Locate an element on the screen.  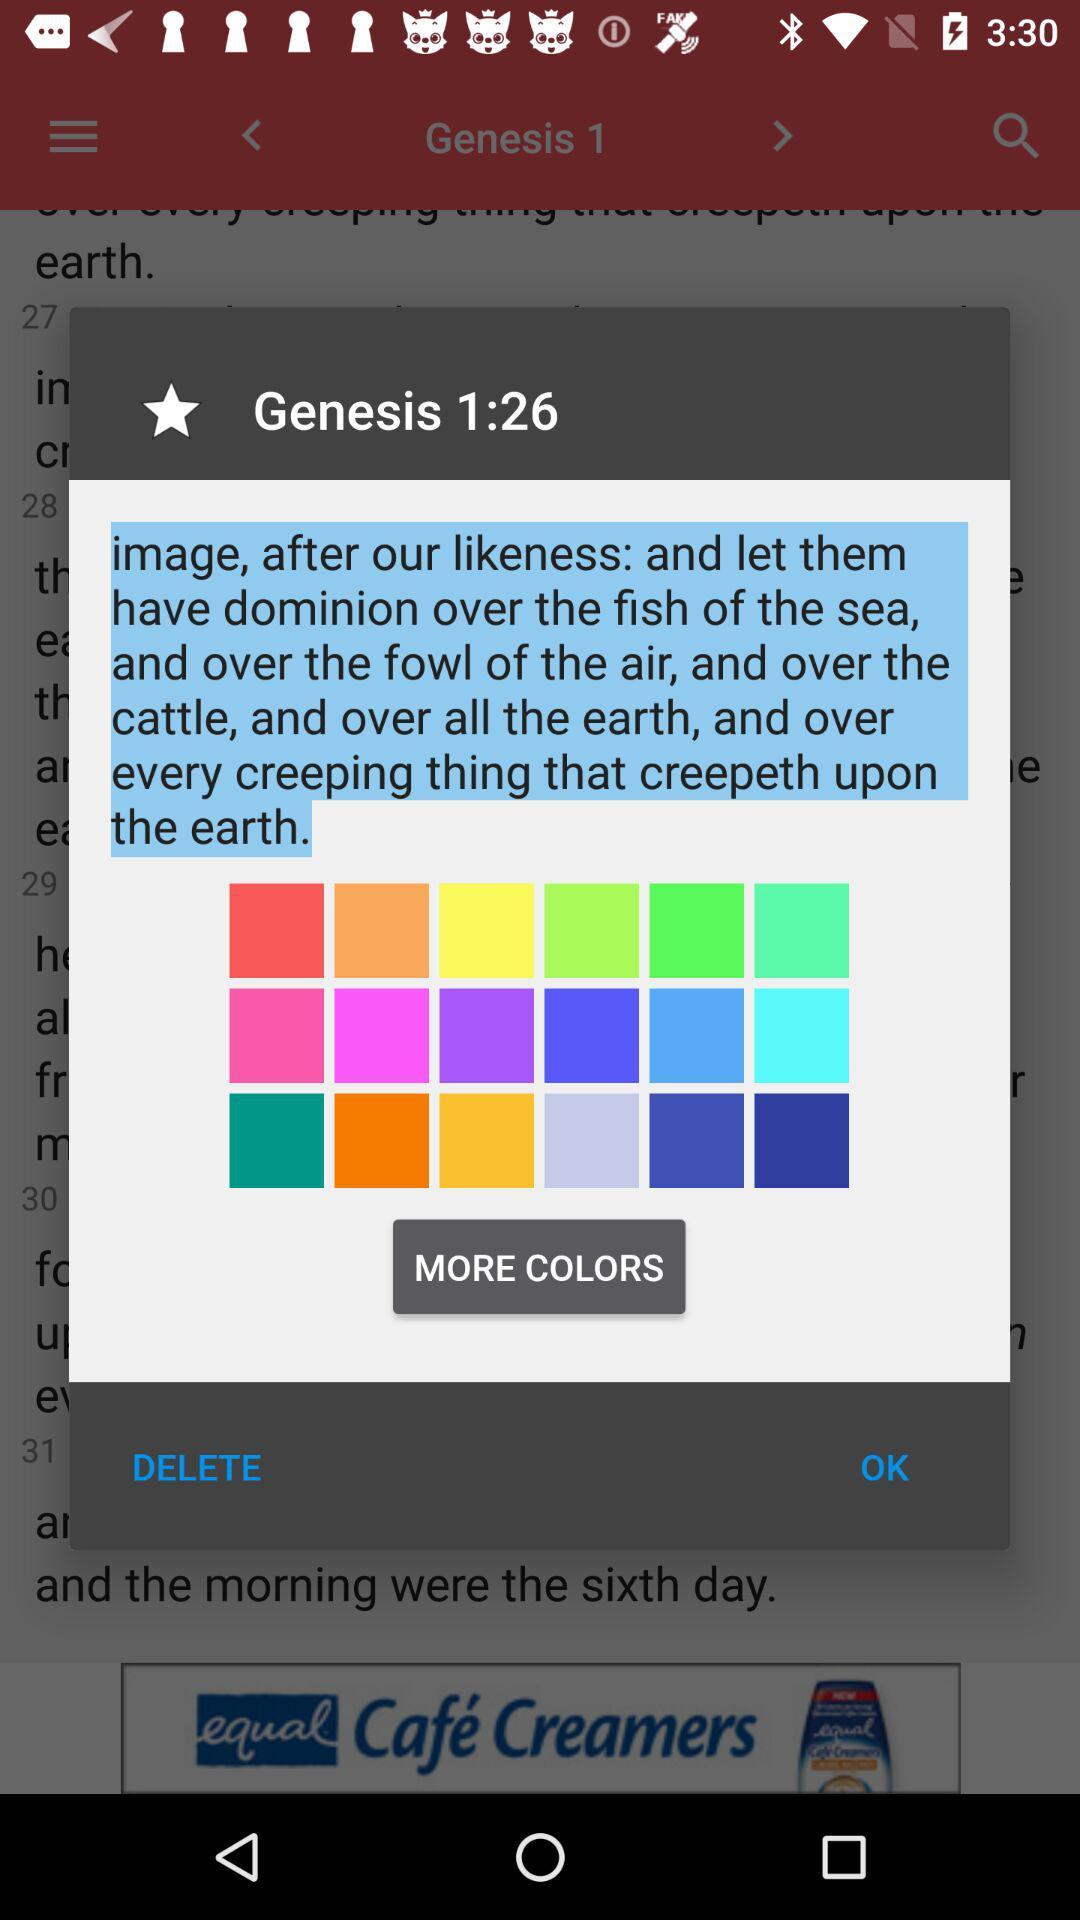
the icon below and god said is located at coordinates (381, 929).